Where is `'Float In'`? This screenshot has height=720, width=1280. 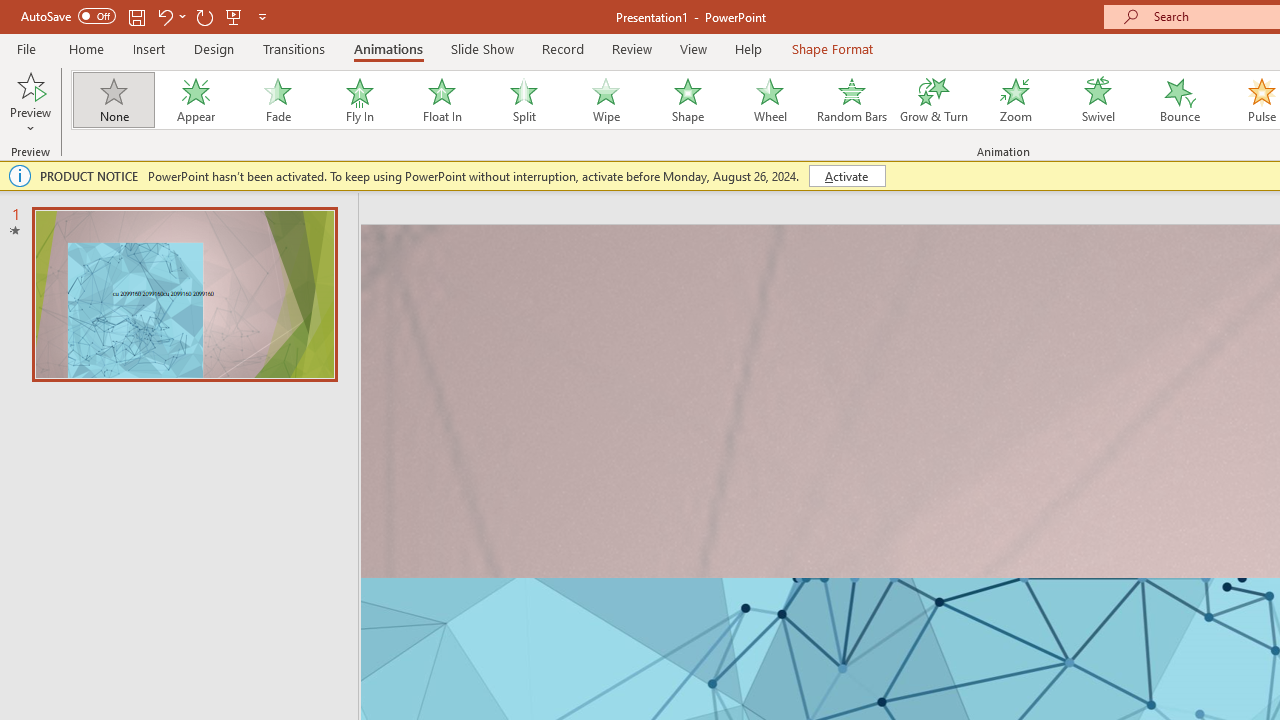
'Float In' is located at coordinates (440, 100).